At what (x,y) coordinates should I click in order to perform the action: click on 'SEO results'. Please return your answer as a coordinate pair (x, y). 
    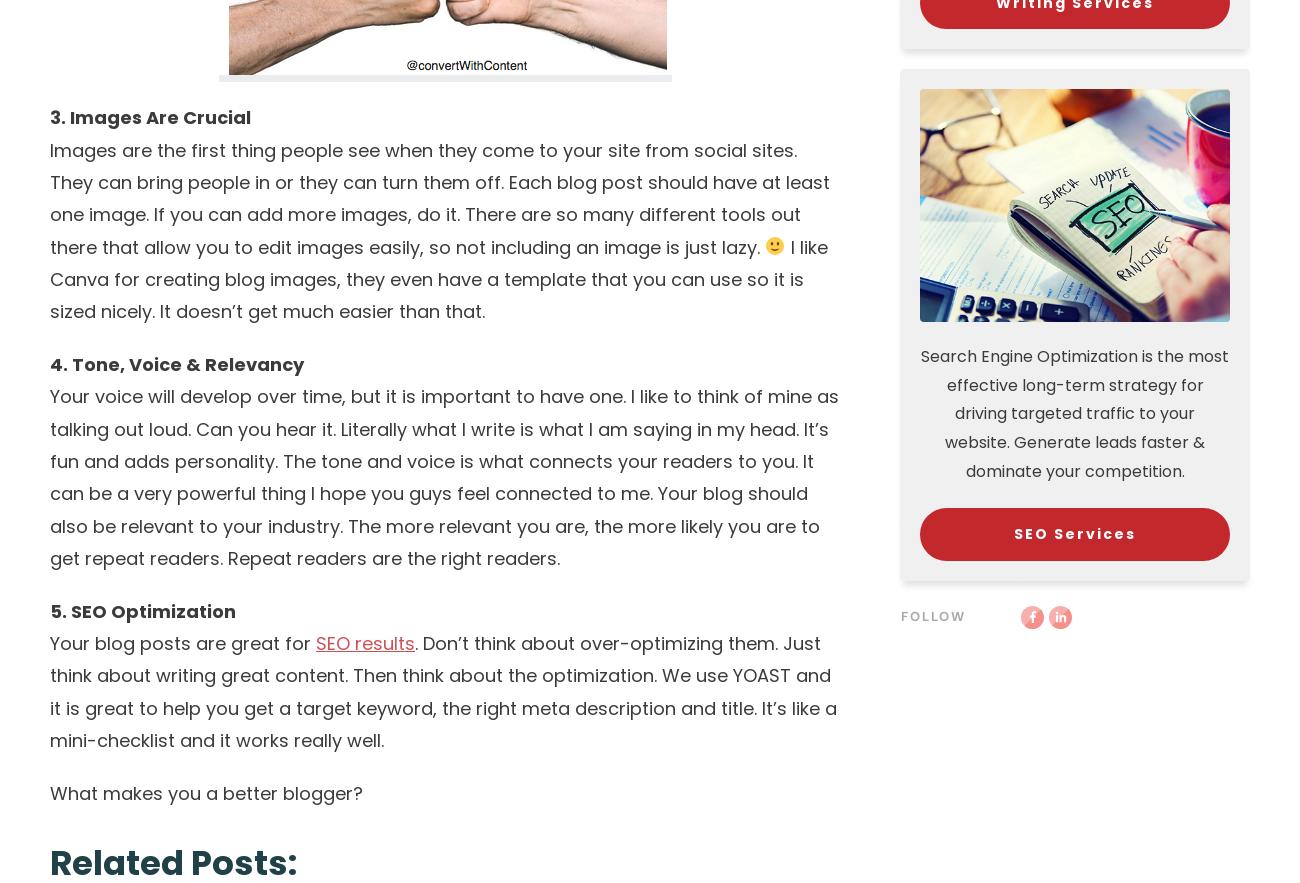
    Looking at the image, I should click on (364, 642).